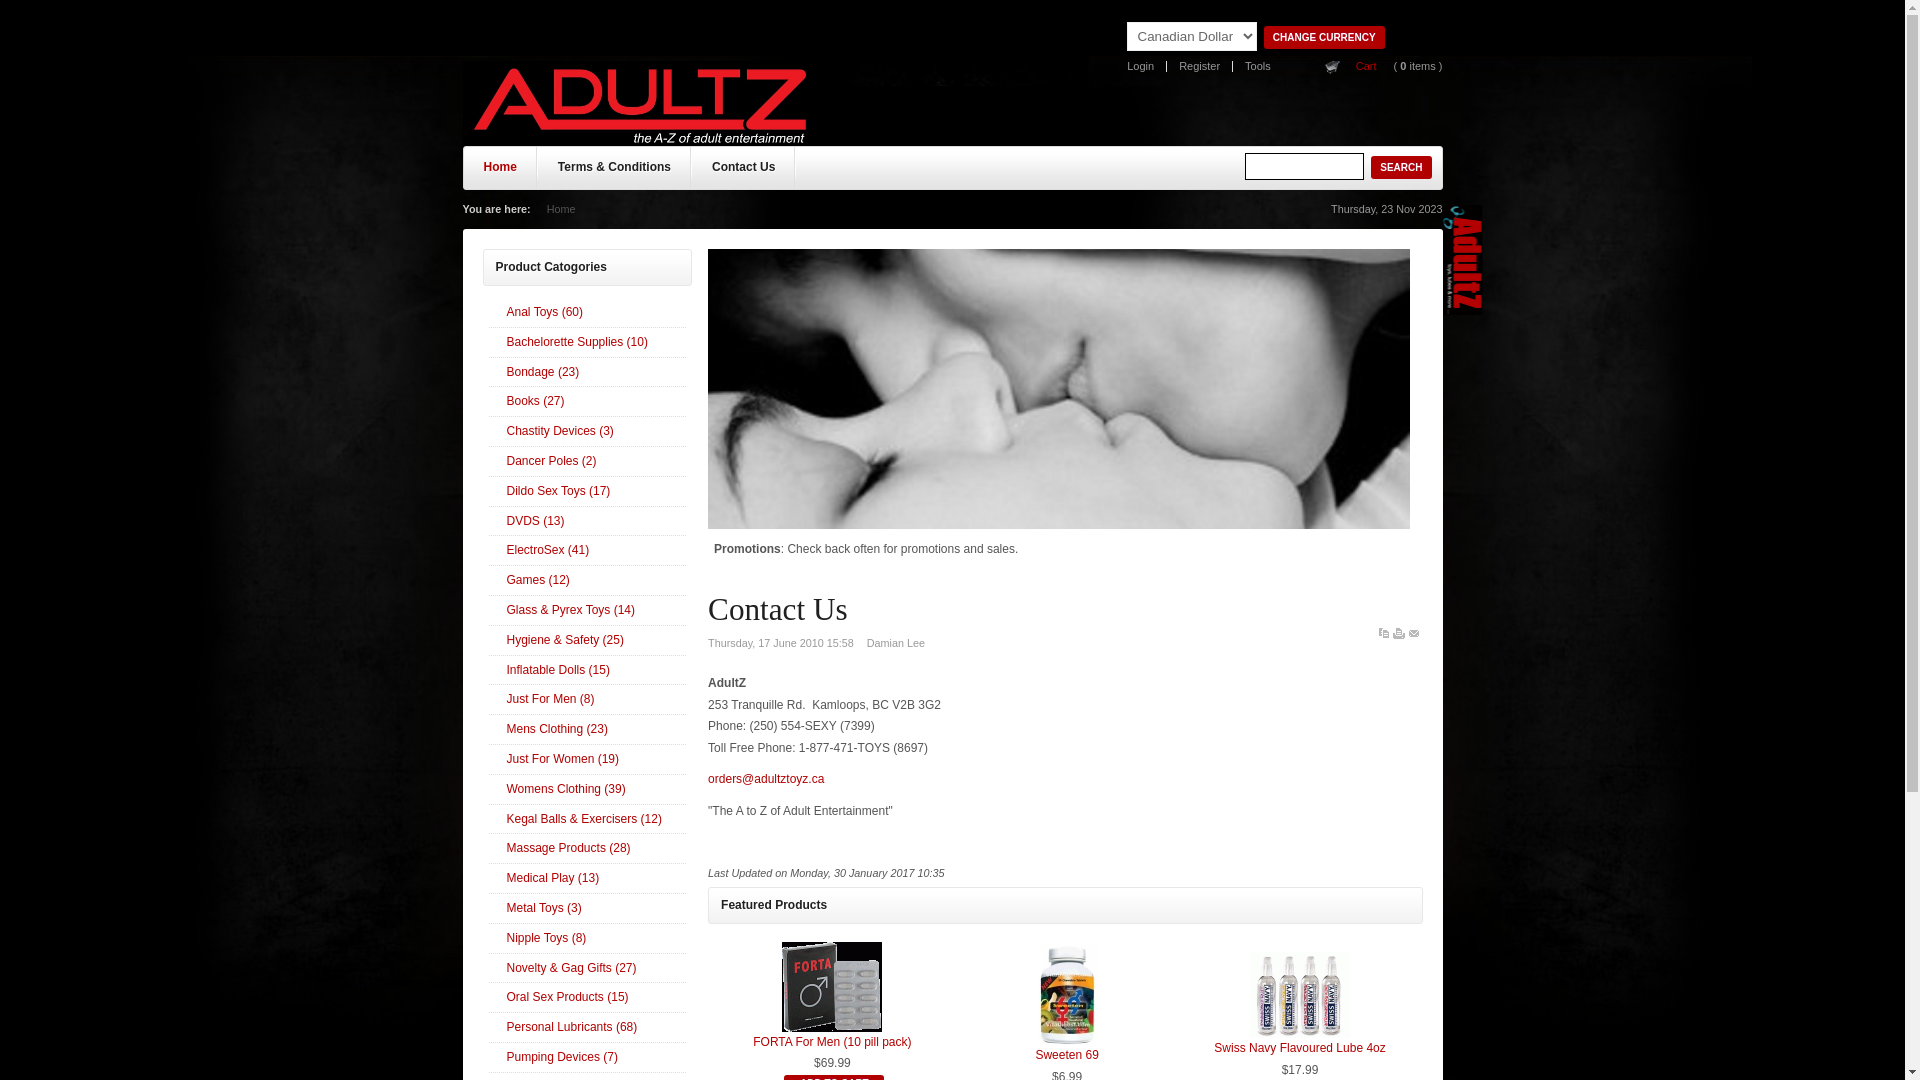 The width and height of the screenshot is (1920, 1080). Describe the element at coordinates (585, 640) in the screenshot. I see `'Hygiene & Safety (25)'` at that location.